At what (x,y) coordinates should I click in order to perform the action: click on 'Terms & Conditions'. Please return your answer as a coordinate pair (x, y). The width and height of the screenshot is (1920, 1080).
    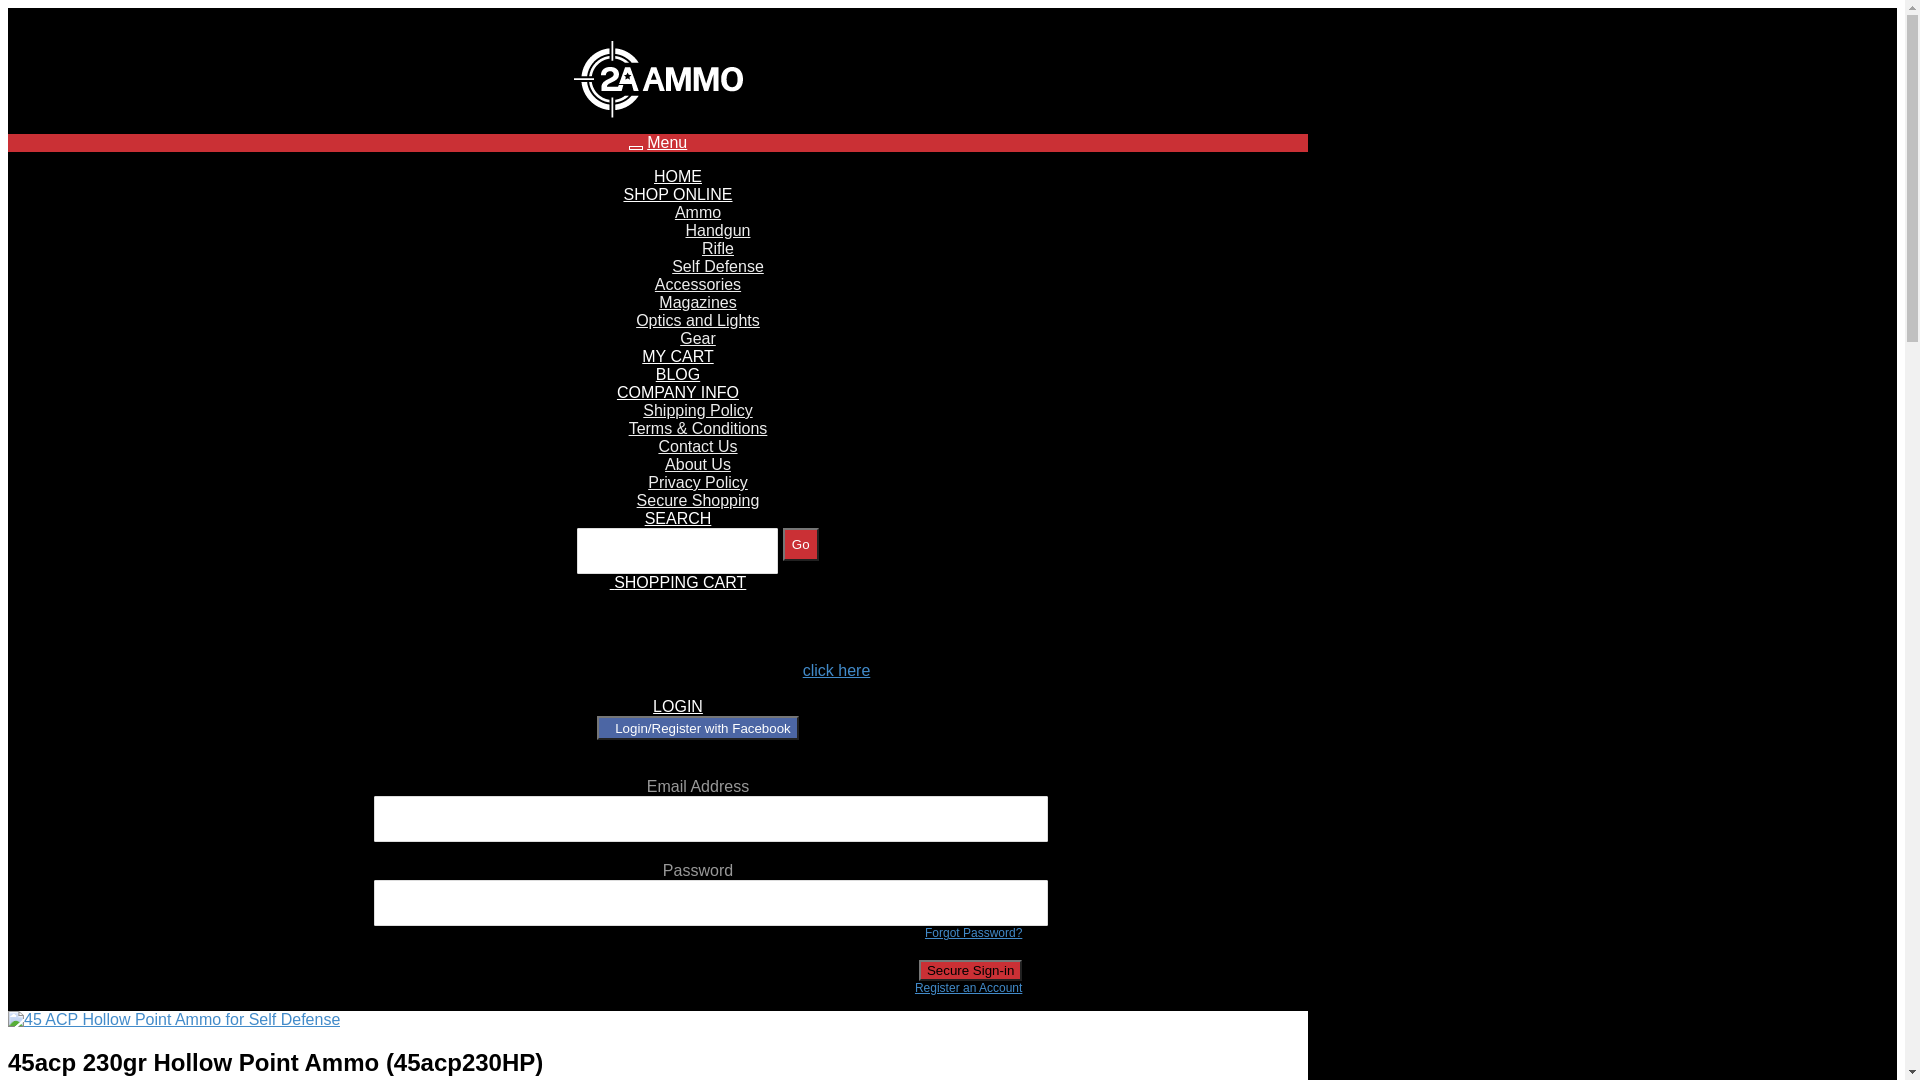
    Looking at the image, I should click on (698, 427).